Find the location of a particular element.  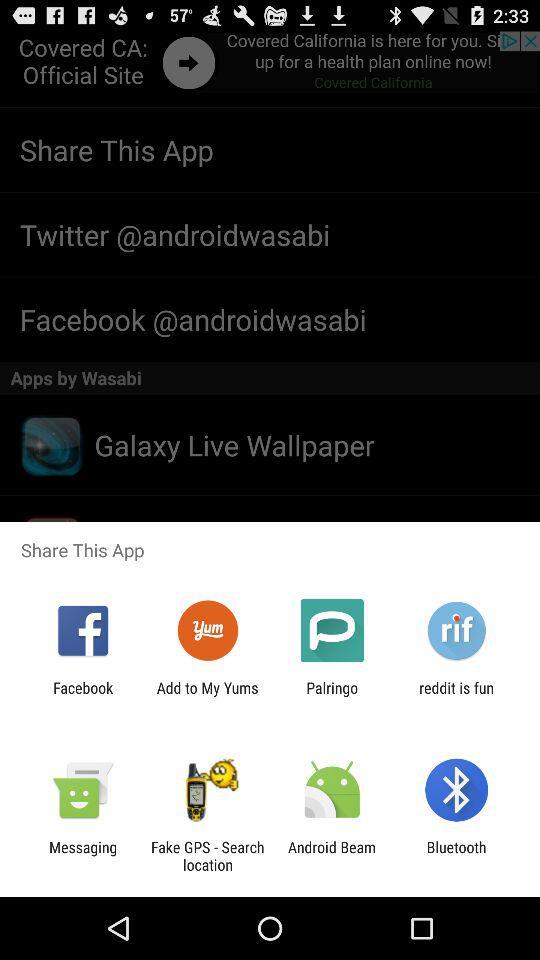

the icon next to the palringo app is located at coordinates (456, 696).